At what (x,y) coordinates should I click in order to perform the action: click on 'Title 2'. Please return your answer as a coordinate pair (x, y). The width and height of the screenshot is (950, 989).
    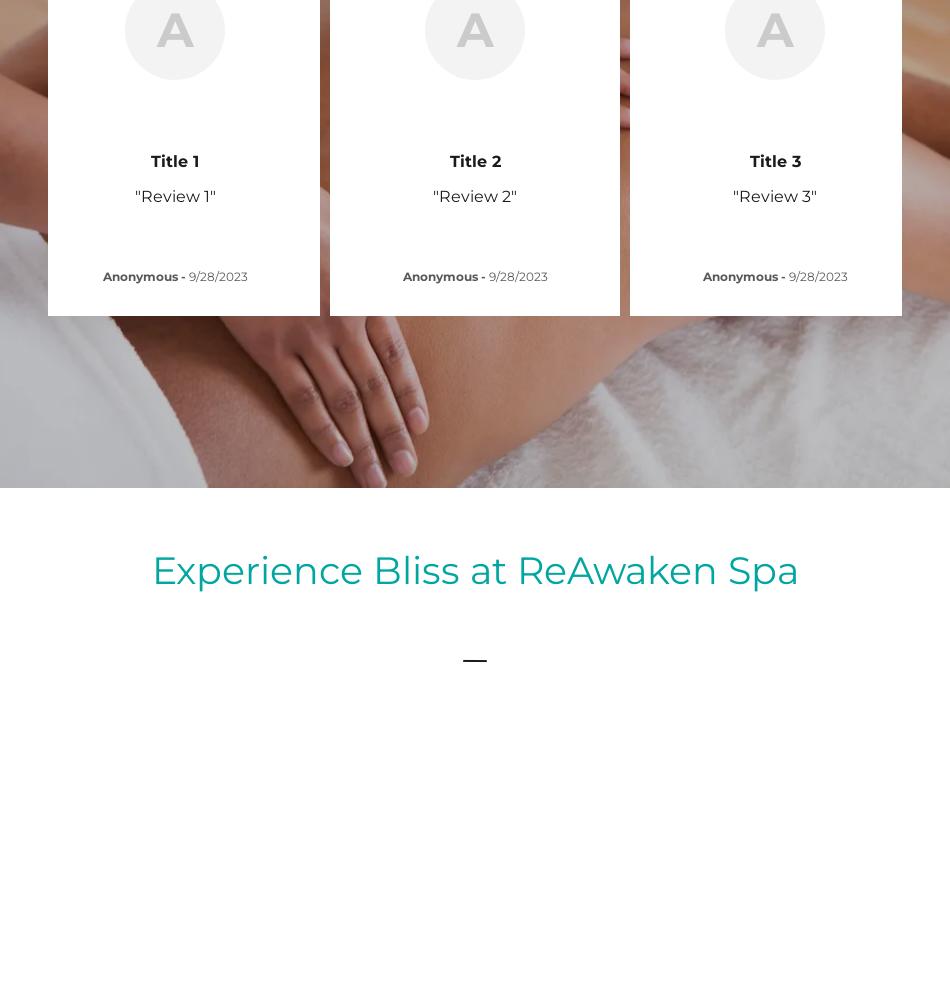
    Looking at the image, I should click on (473, 160).